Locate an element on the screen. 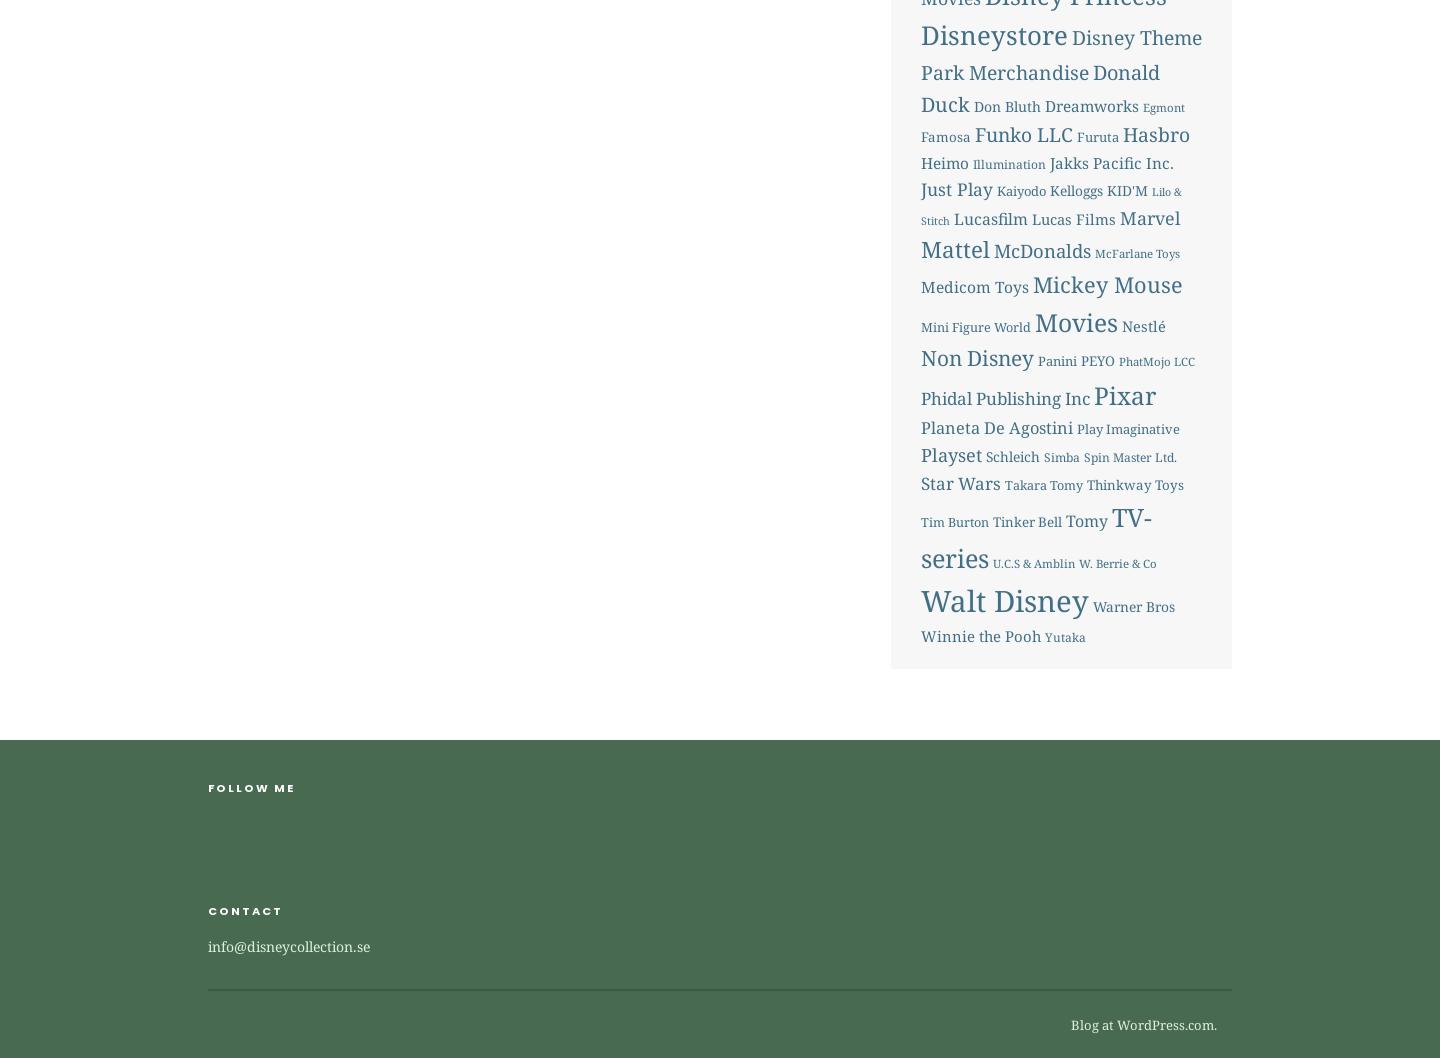 The height and width of the screenshot is (1058, 1440). 'Star Wars' is located at coordinates (960, 481).